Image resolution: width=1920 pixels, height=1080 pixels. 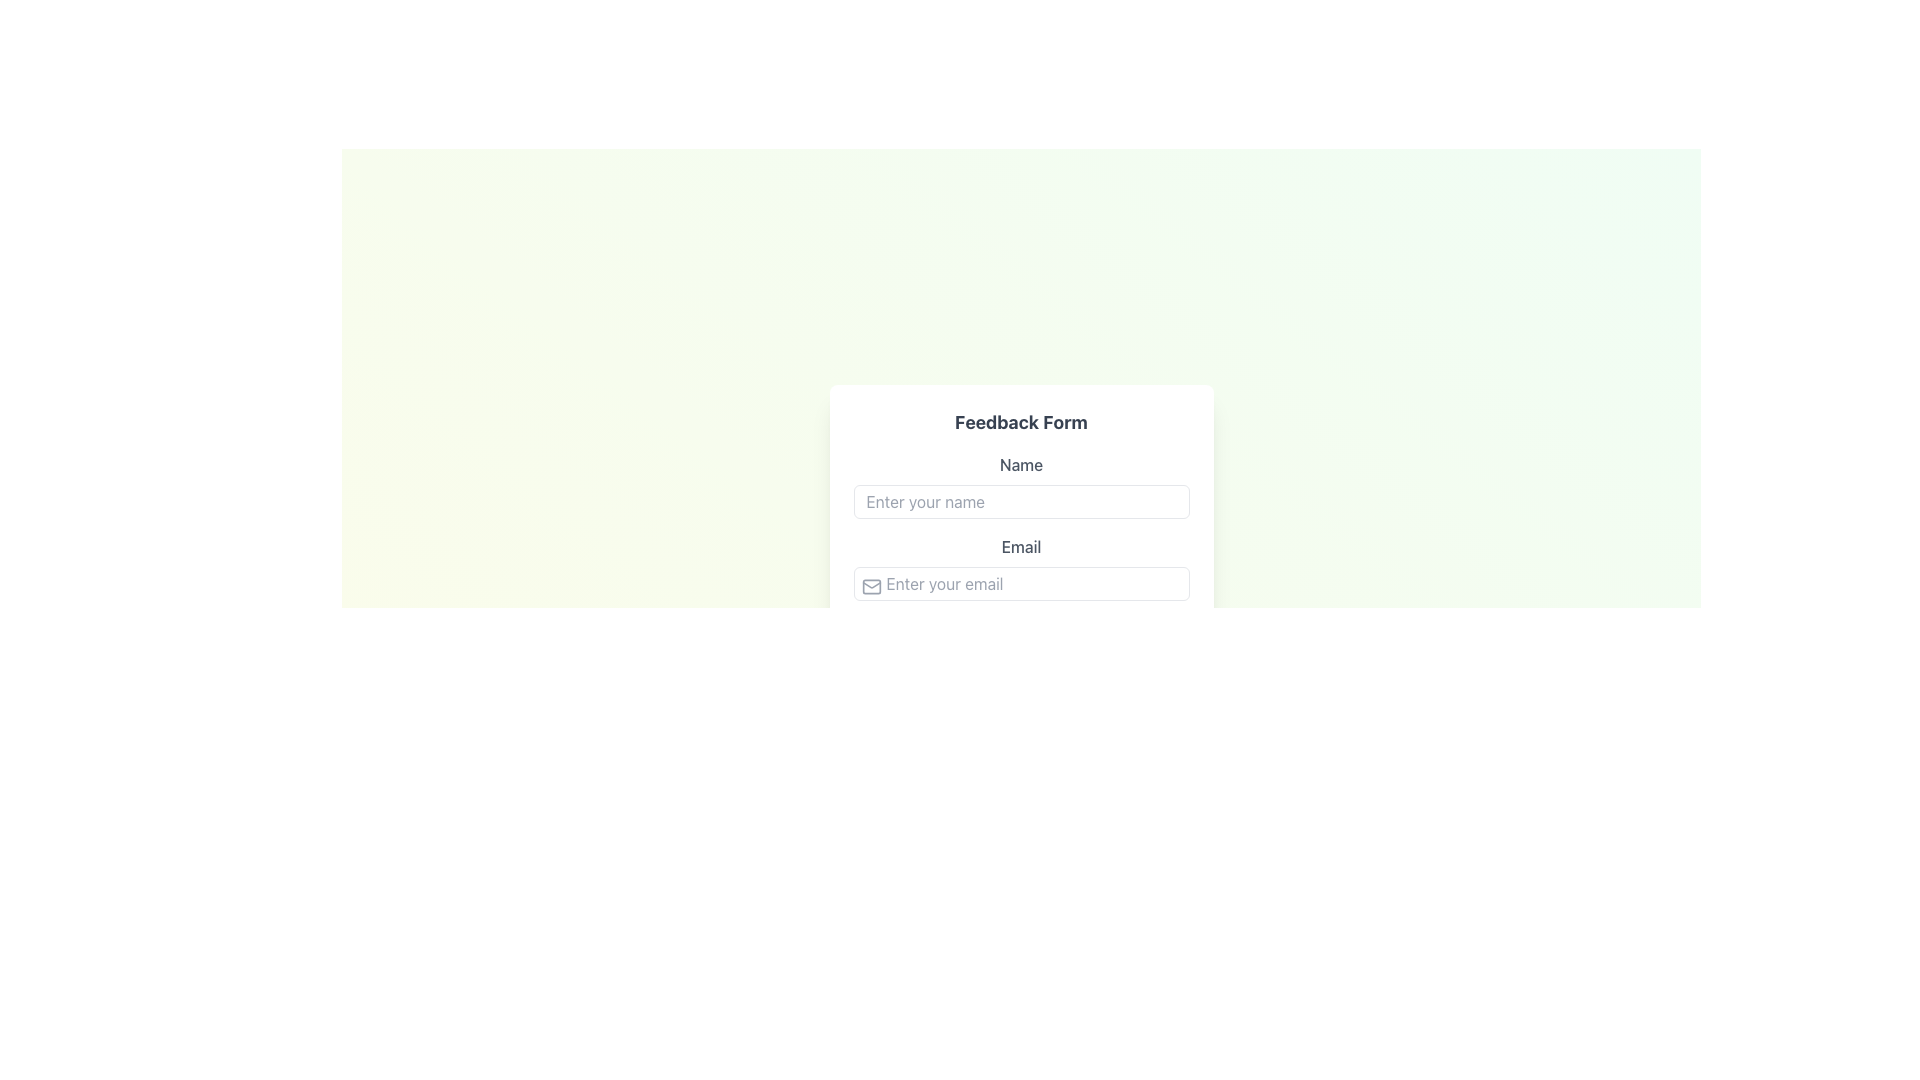 I want to click on the email icon located to the left of the email input field in the feedback form UI to visually reinforce its purpose, so click(x=871, y=585).